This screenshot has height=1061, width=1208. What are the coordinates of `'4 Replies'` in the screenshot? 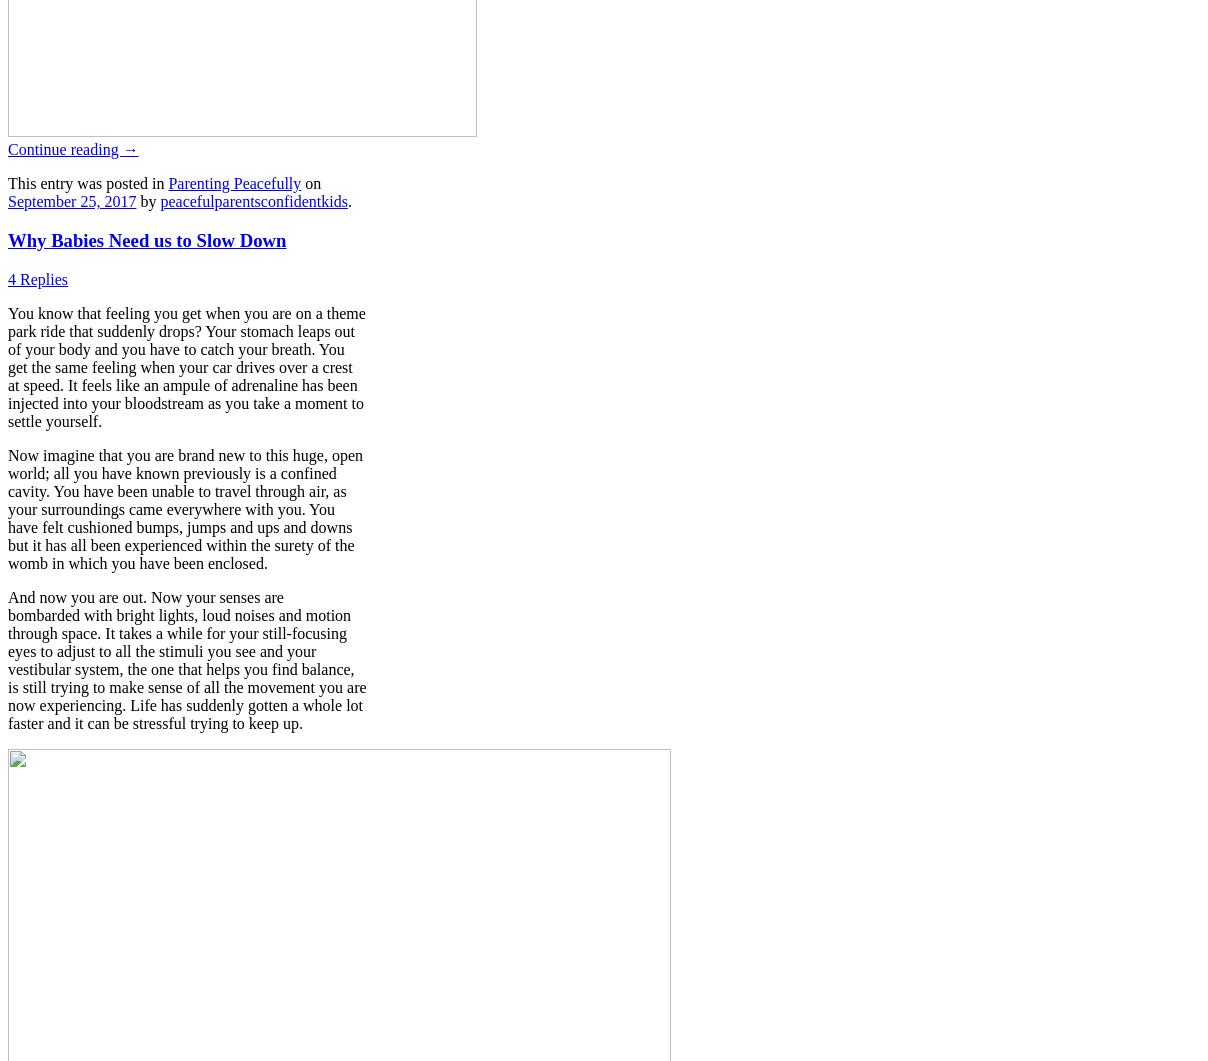 It's located at (37, 277).